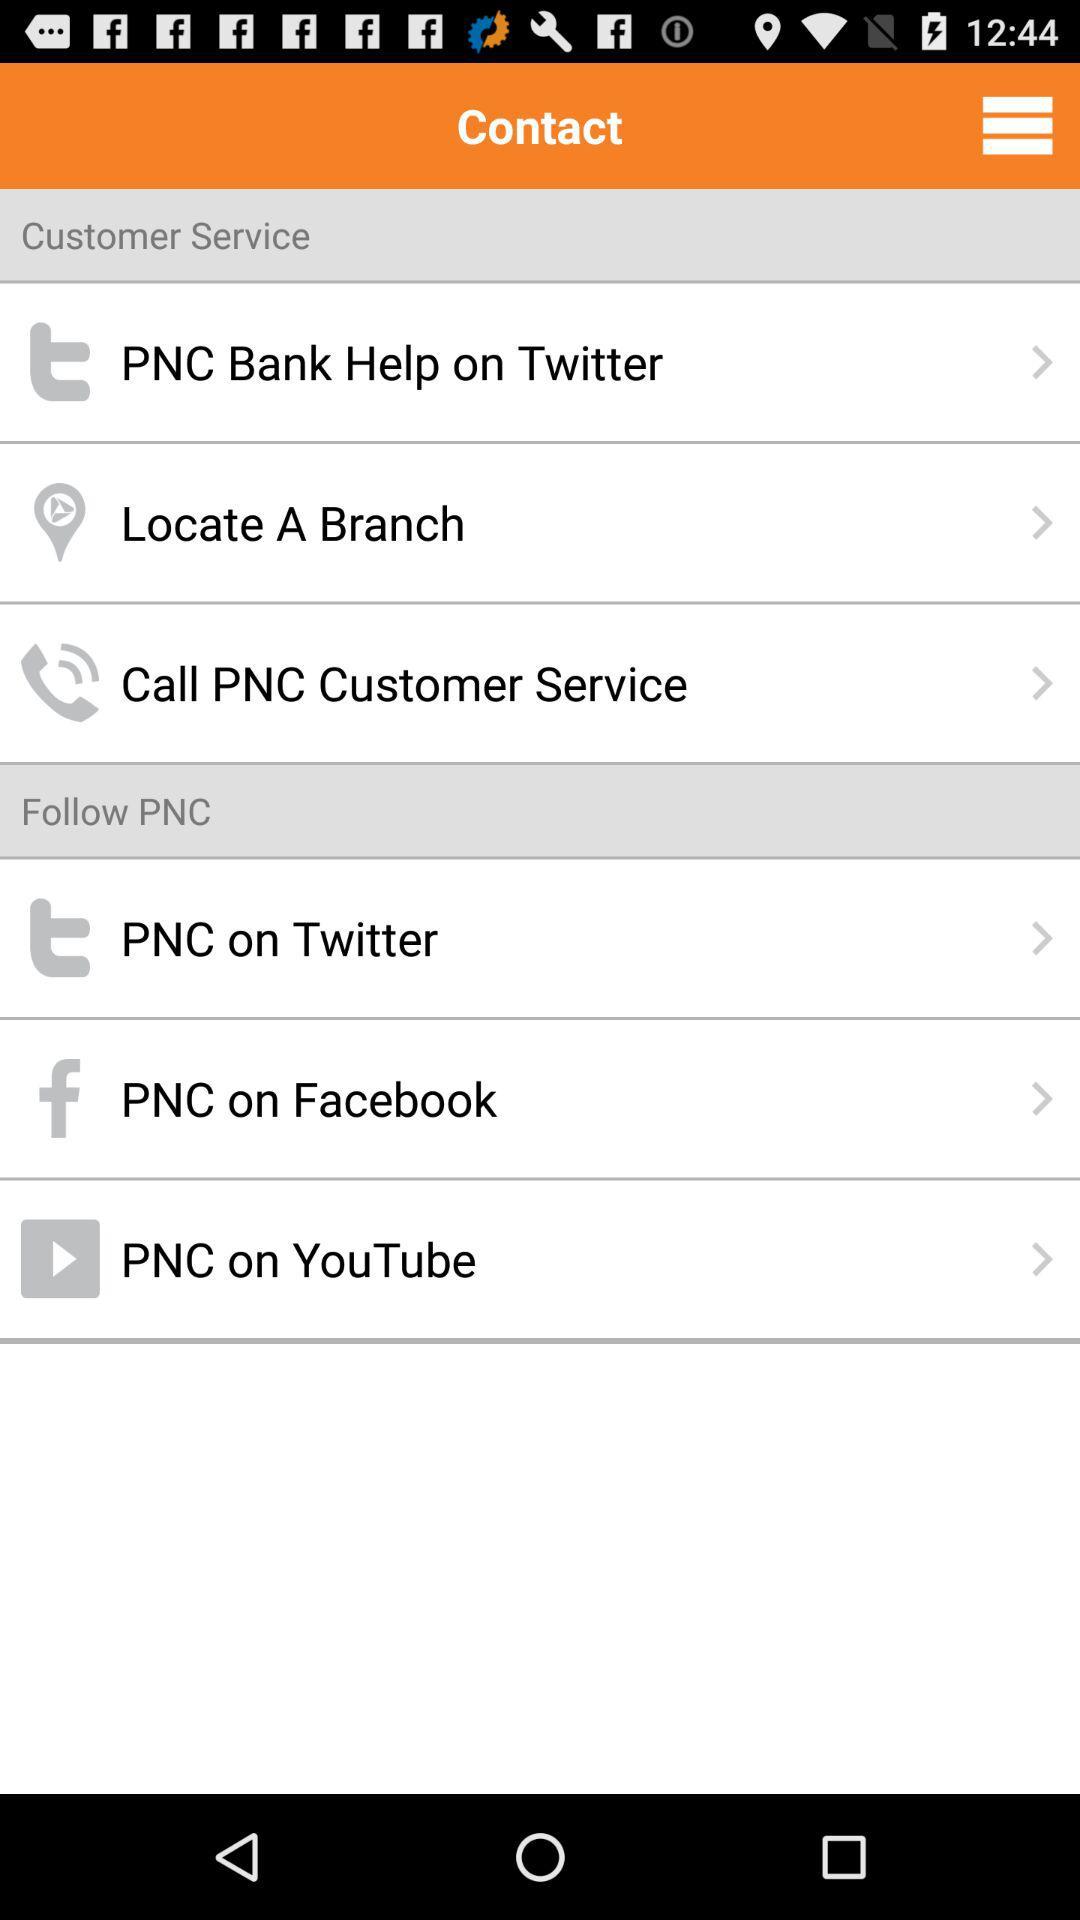  What do you see at coordinates (540, 683) in the screenshot?
I see `the item above follow pnc item` at bounding box center [540, 683].